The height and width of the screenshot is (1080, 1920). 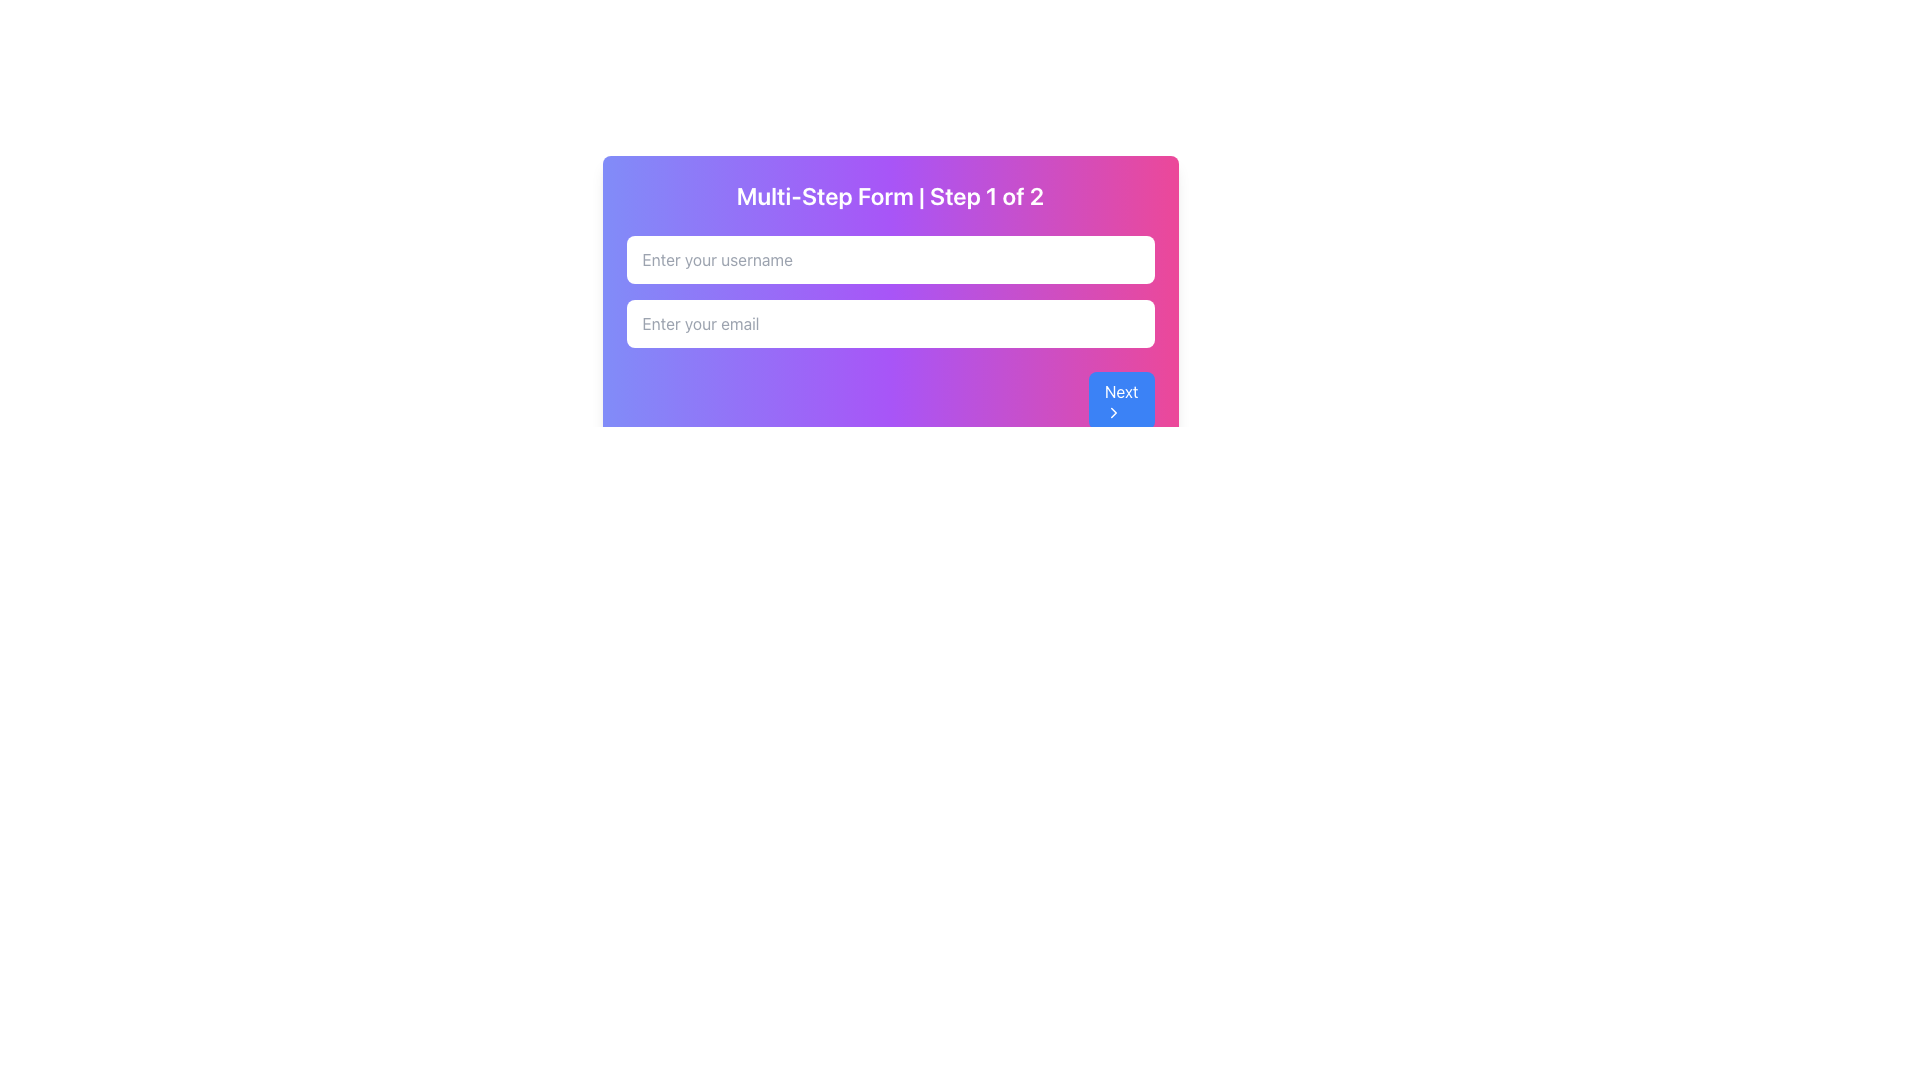 I want to click on the 'Next' button, which is a rounded rectangular button with a blue background and white text, located at the bottom right corner of the multi-step form UI, to observe the hover effect, so click(x=1121, y=401).